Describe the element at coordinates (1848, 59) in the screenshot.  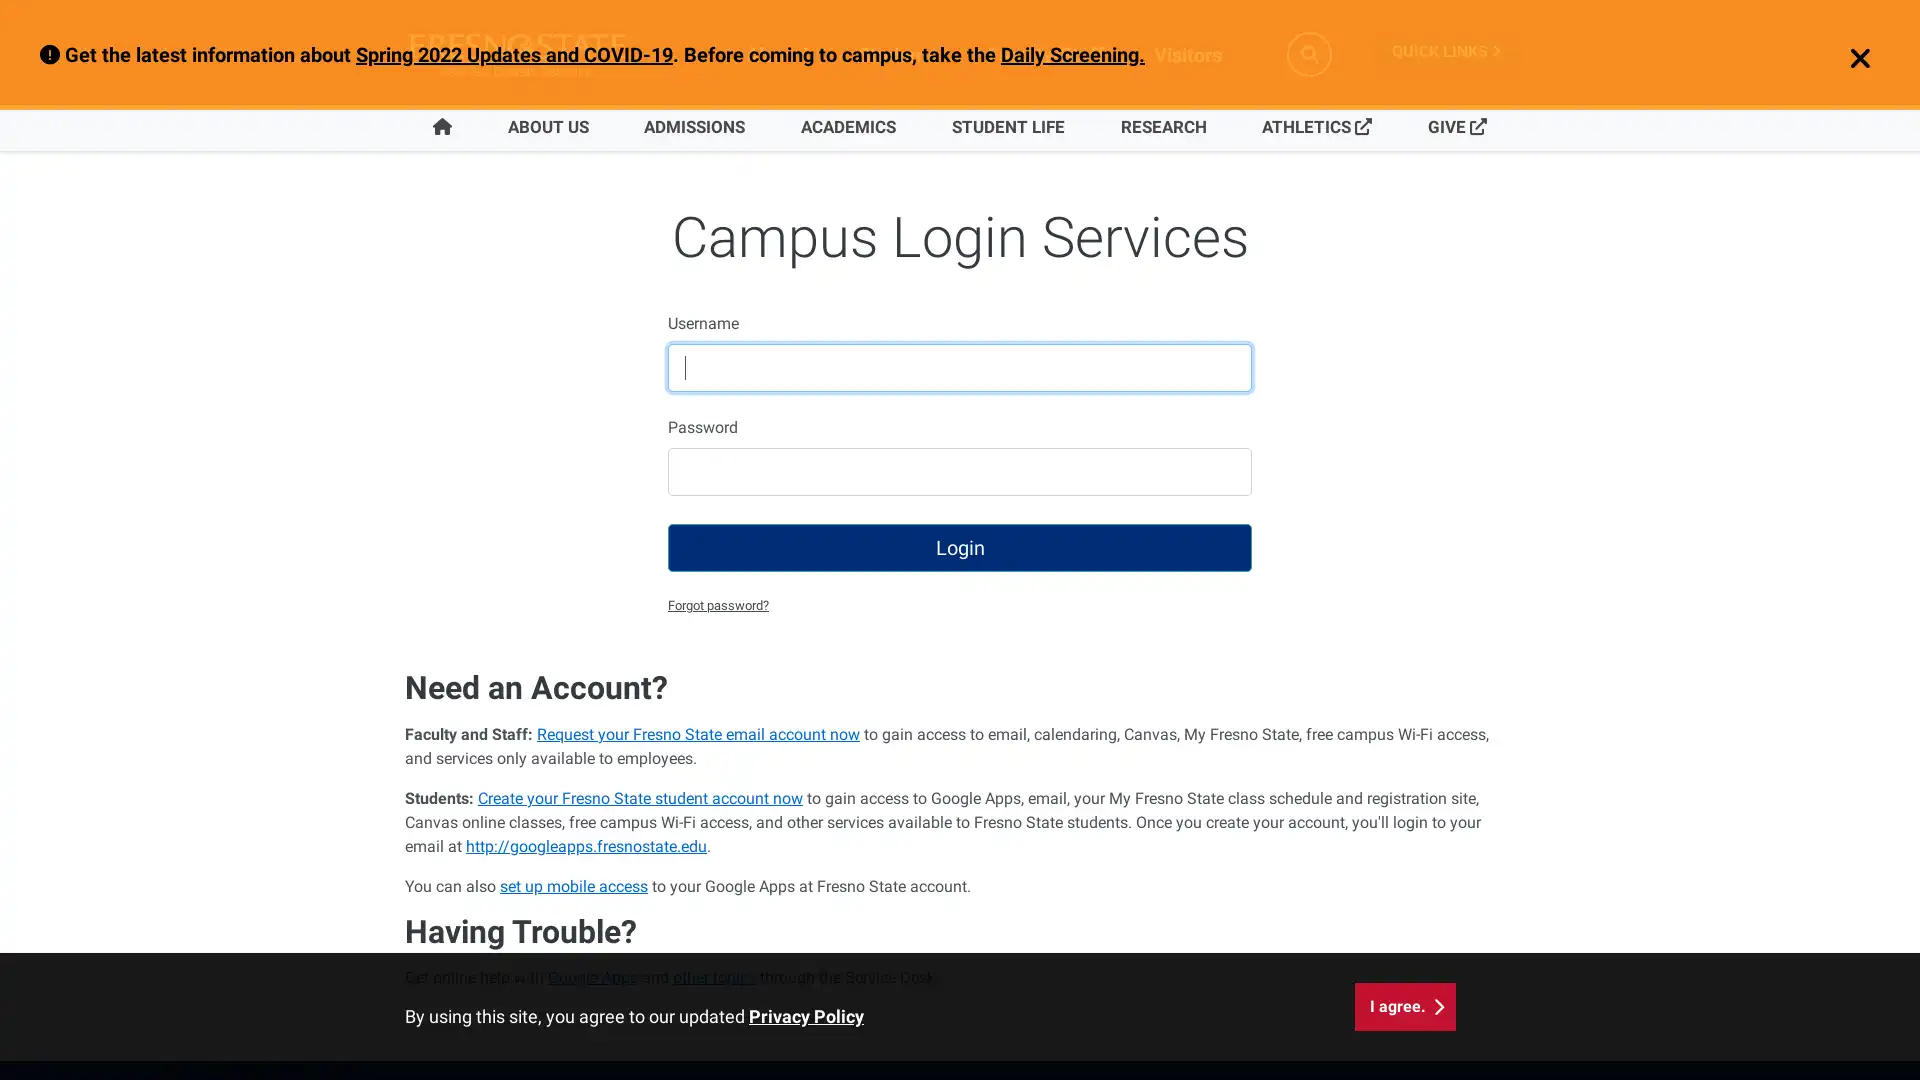
I see `Close` at that location.